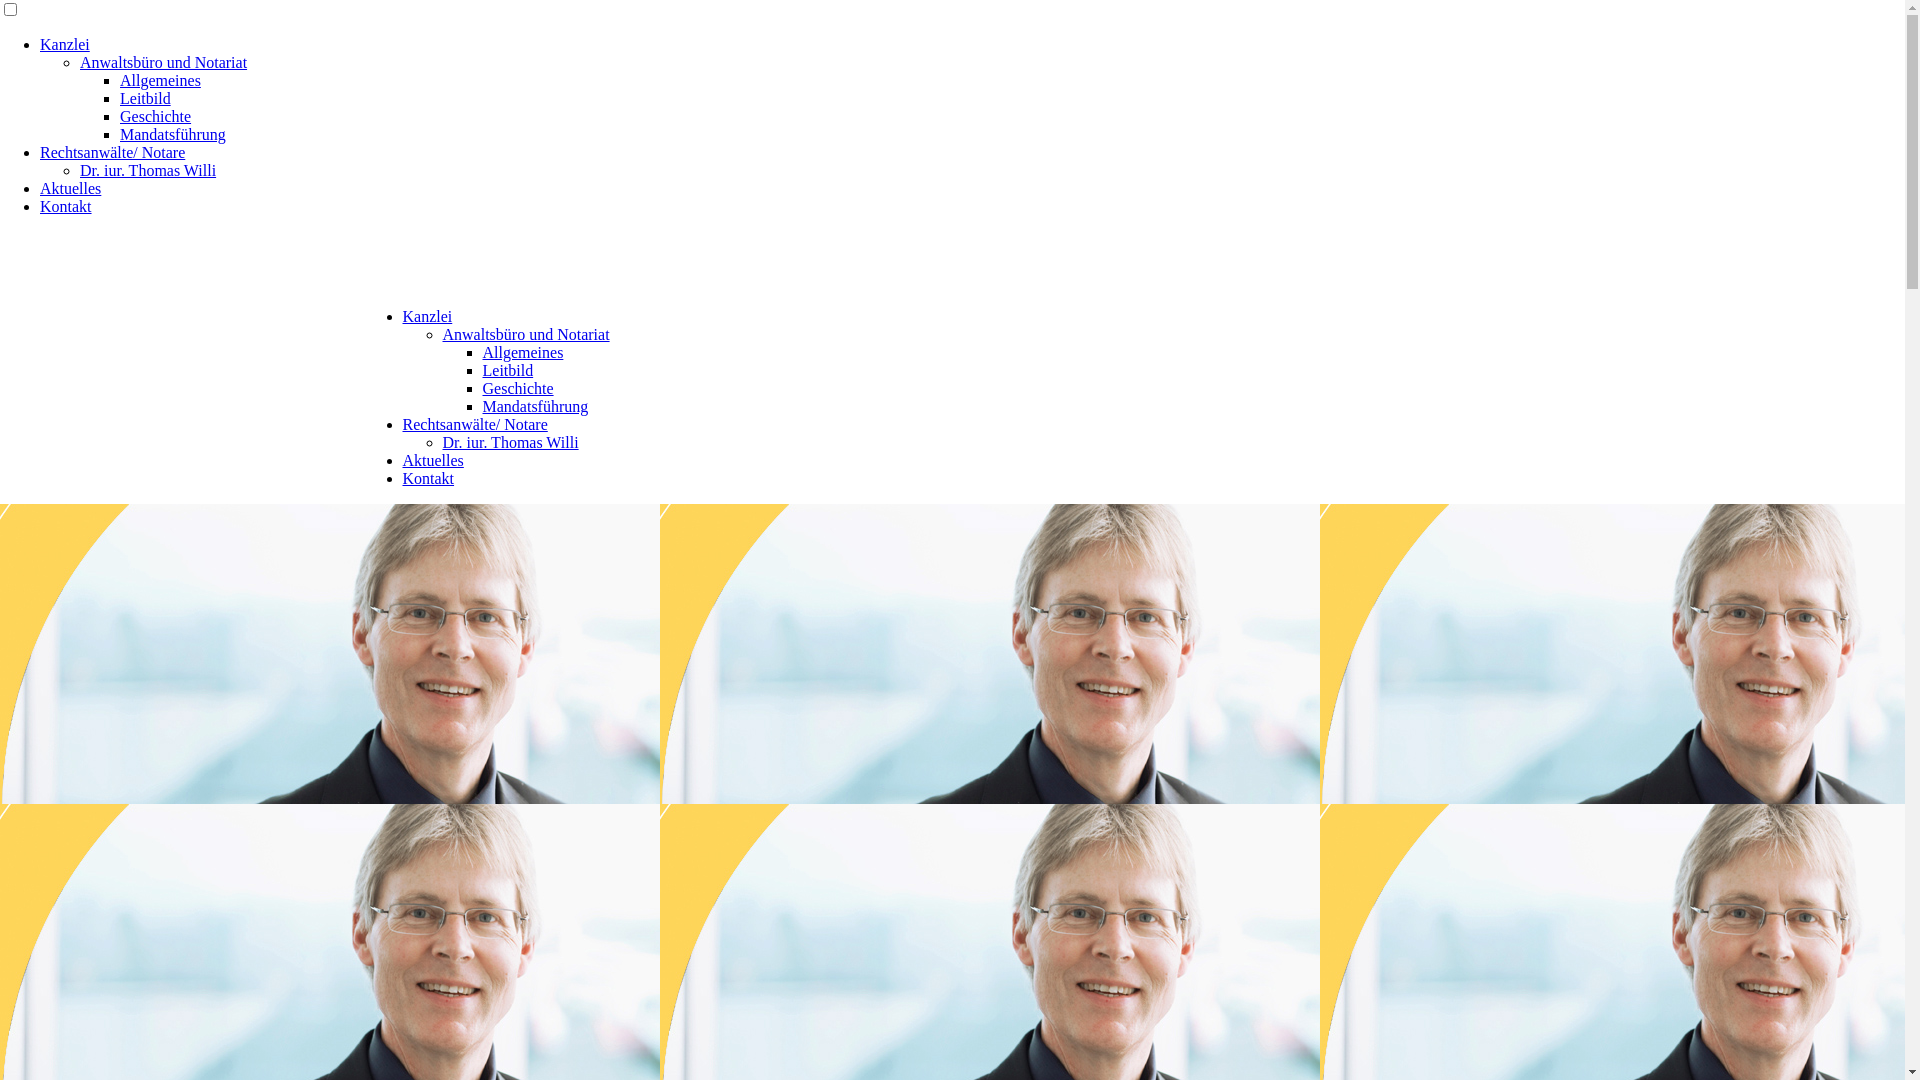  What do you see at coordinates (65, 44) in the screenshot?
I see `'Kanzlei'` at bounding box center [65, 44].